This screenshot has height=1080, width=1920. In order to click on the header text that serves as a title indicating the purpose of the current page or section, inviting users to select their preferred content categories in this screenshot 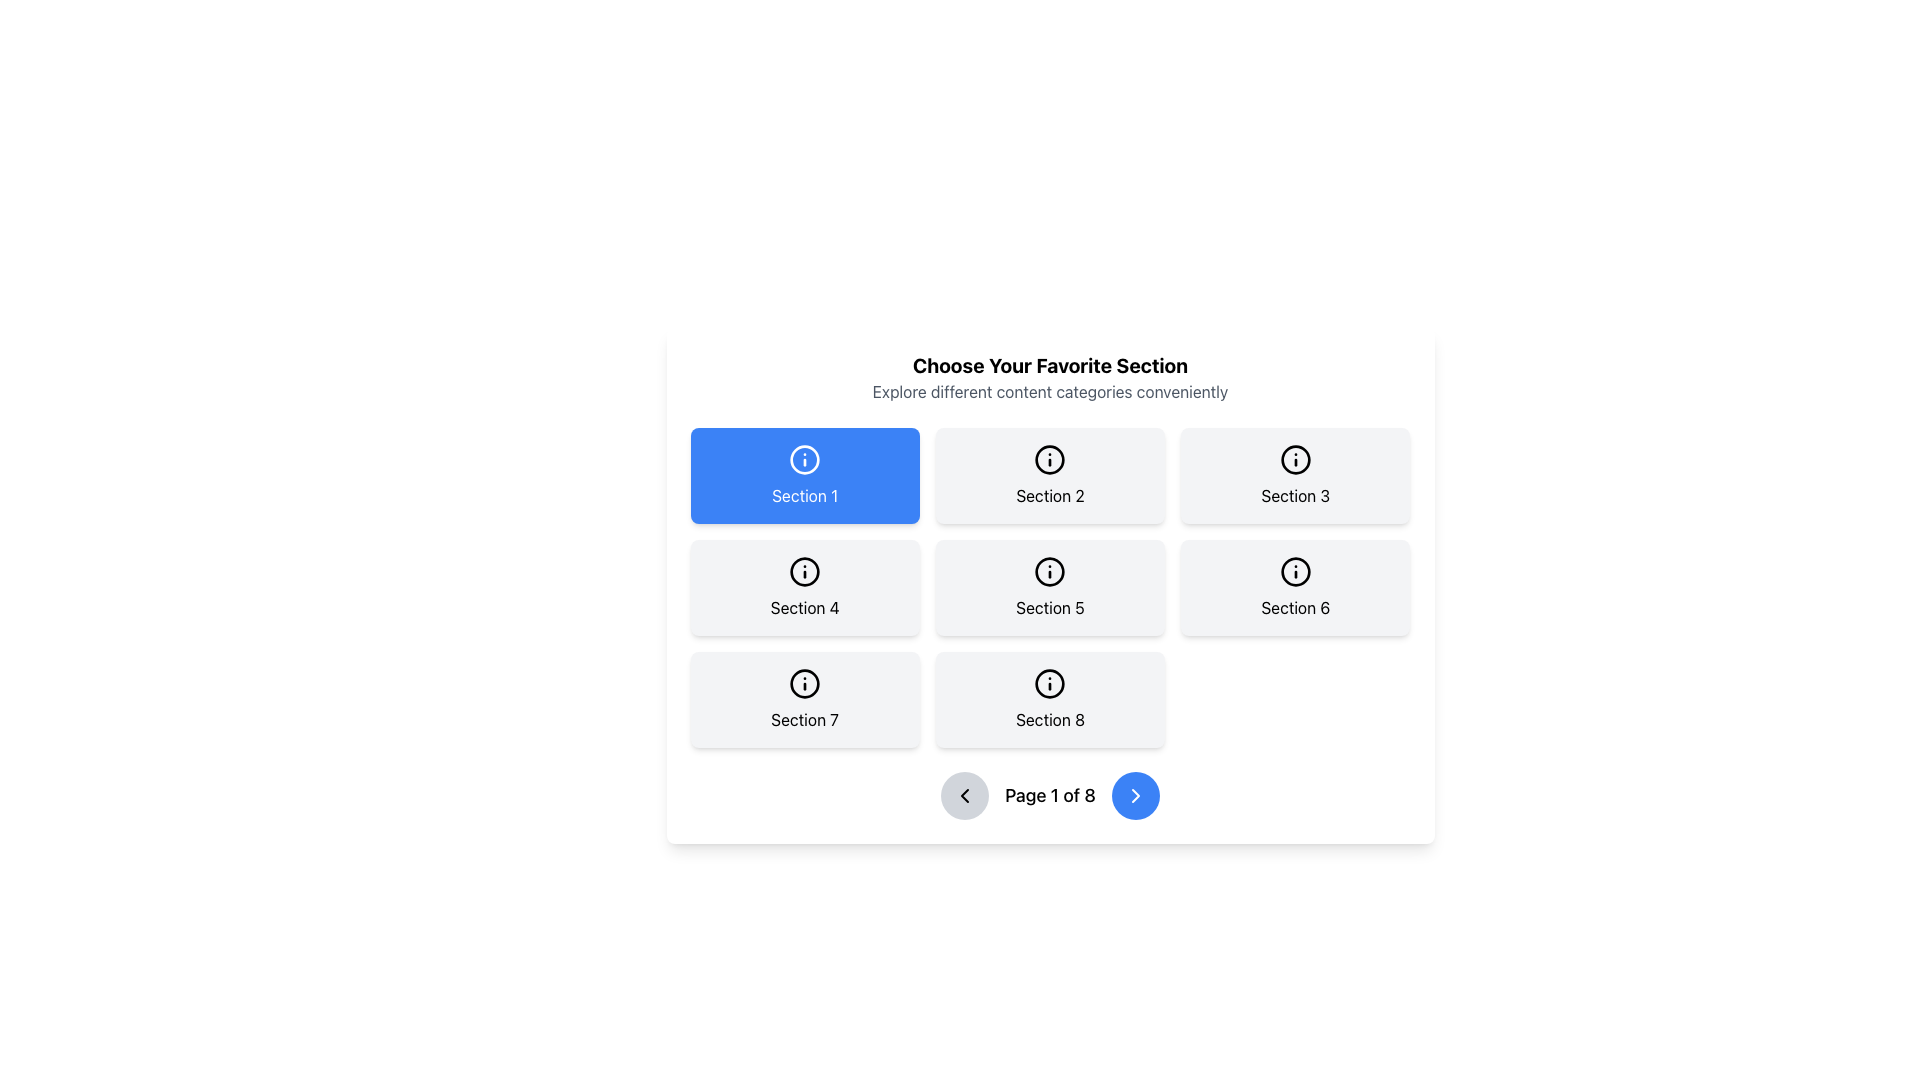, I will do `click(1049, 366)`.